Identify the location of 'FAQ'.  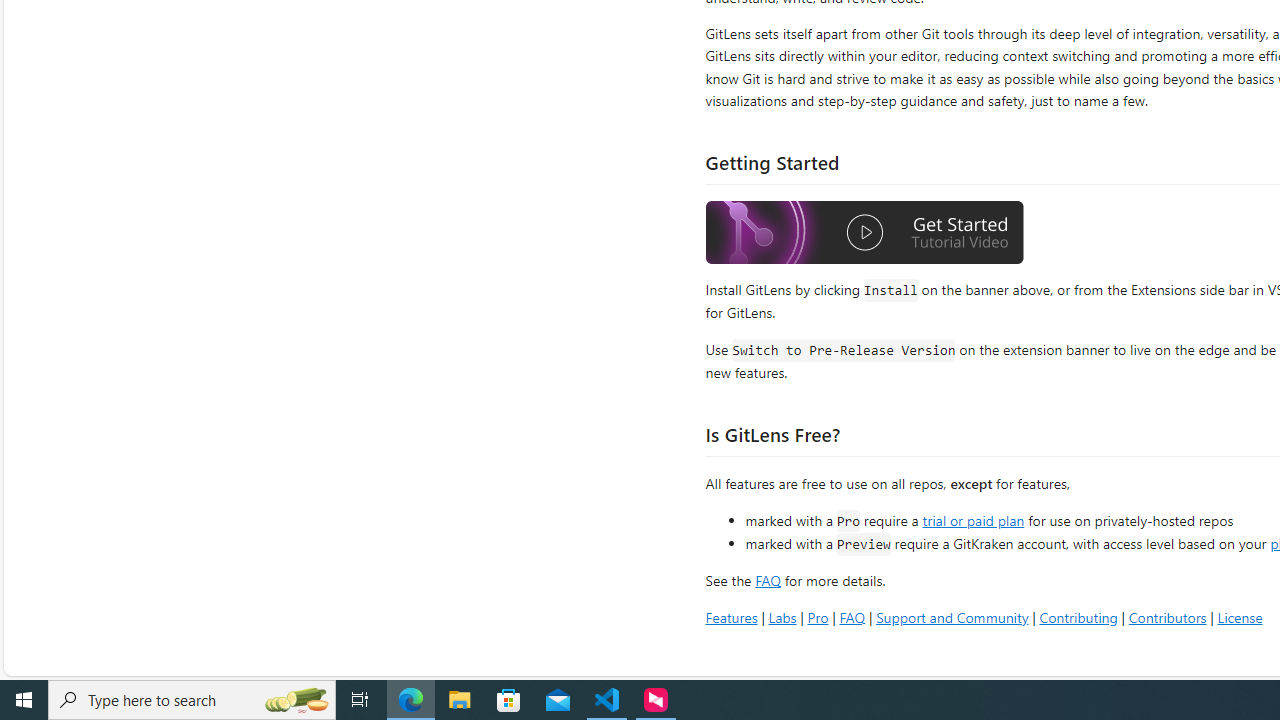
(852, 616).